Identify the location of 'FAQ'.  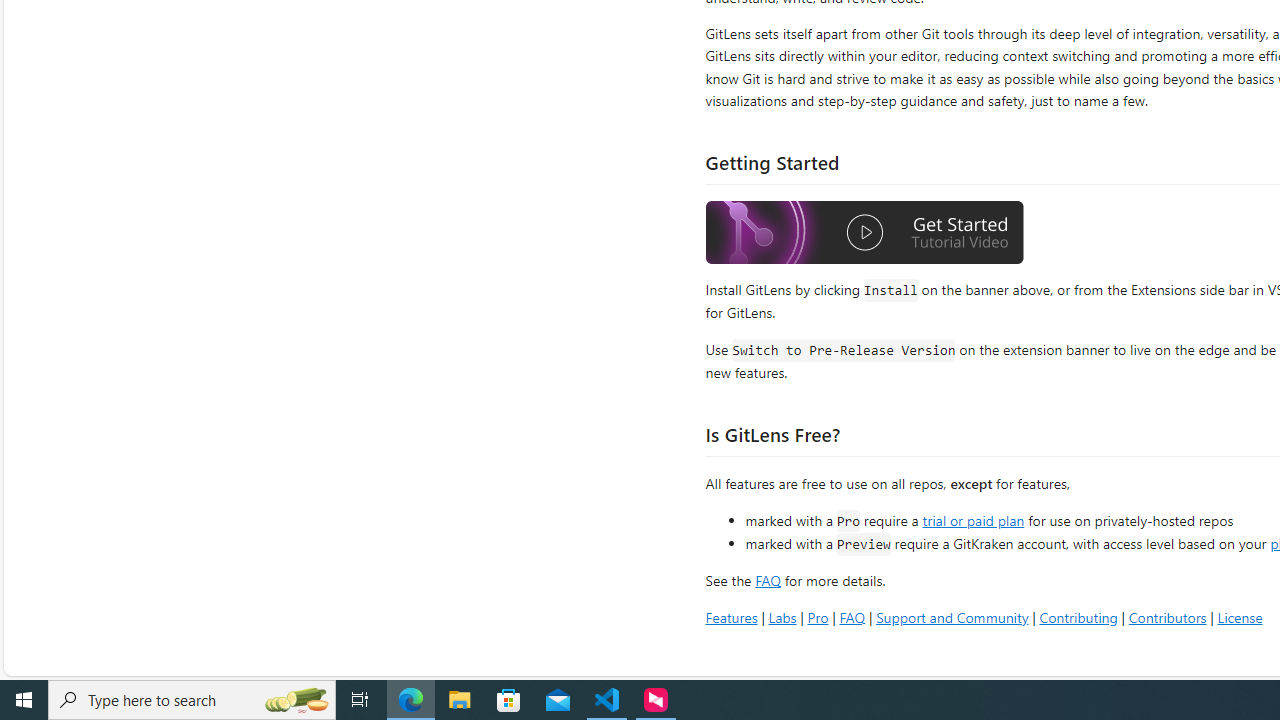
(852, 616).